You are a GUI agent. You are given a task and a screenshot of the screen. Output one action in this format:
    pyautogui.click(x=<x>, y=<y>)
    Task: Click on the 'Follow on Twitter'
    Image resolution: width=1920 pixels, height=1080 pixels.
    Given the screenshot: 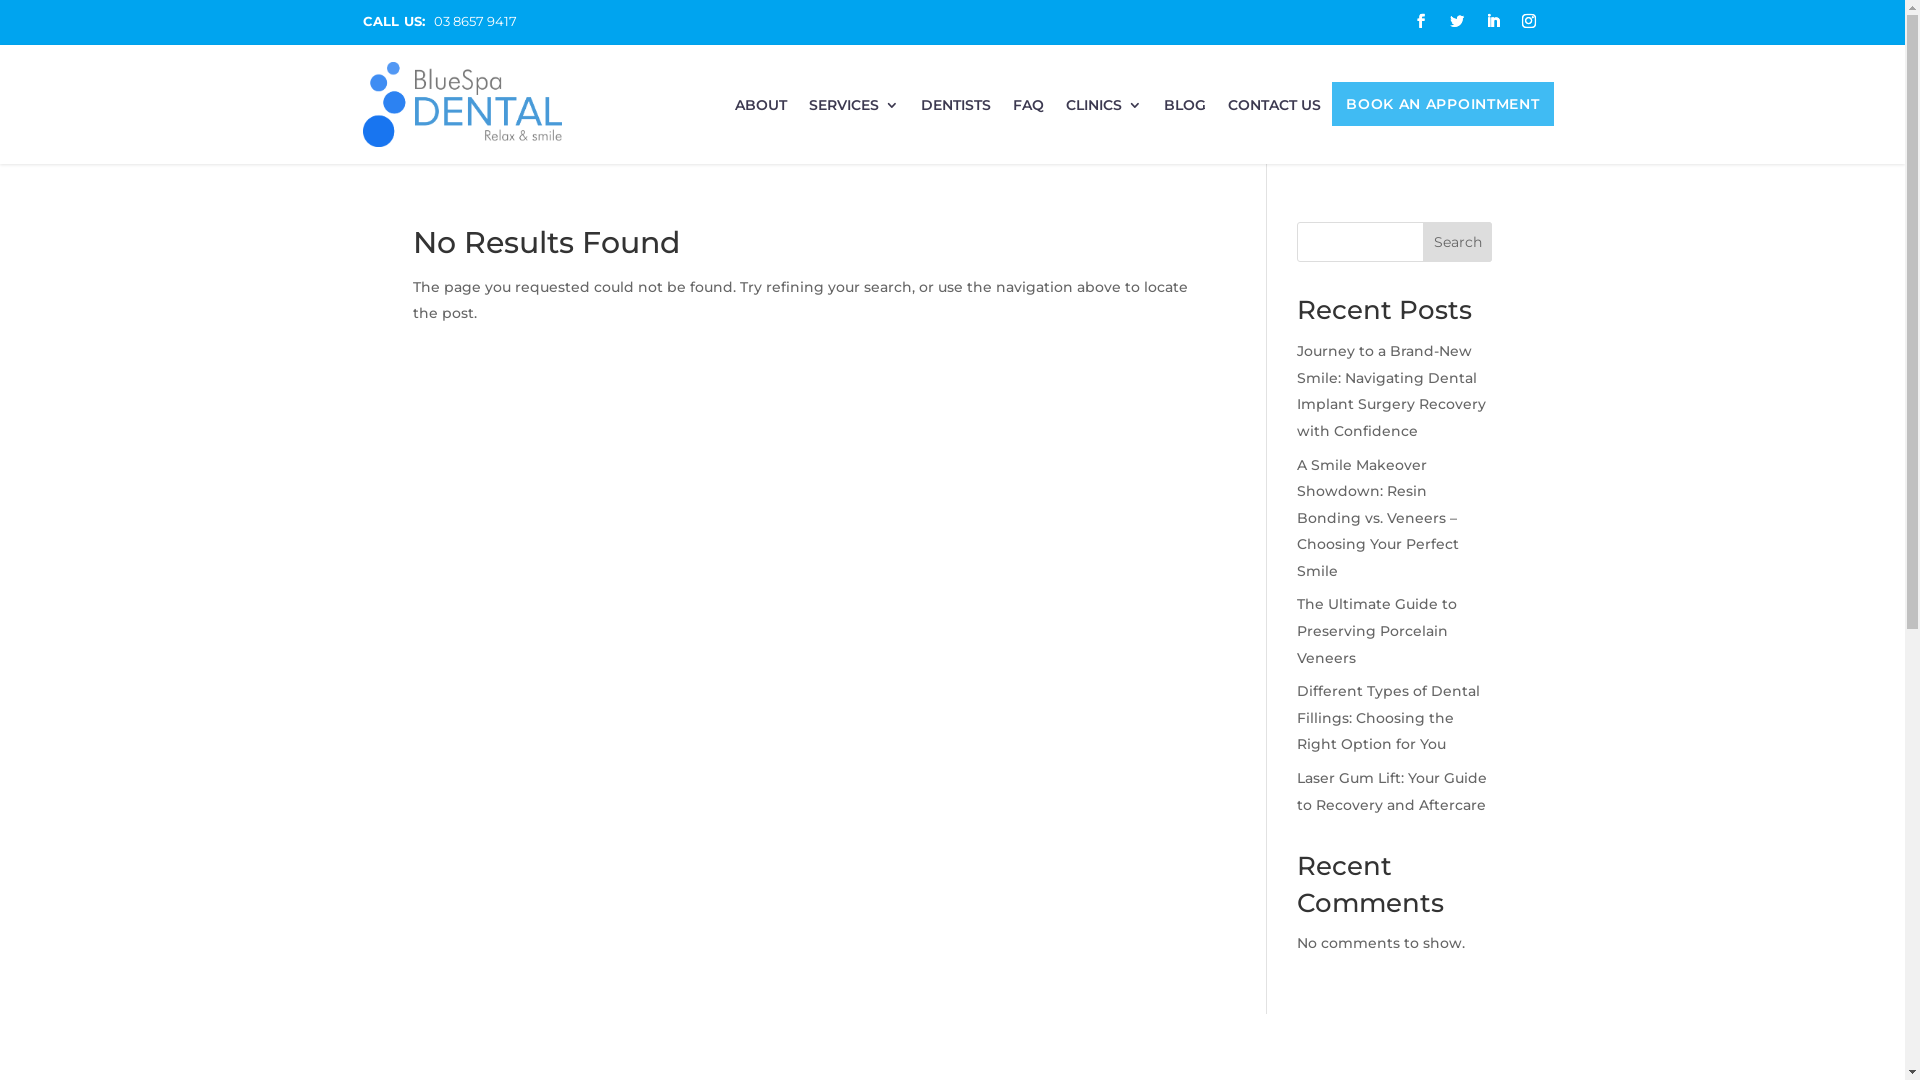 What is the action you would take?
    pyautogui.click(x=1455, y=20)
    